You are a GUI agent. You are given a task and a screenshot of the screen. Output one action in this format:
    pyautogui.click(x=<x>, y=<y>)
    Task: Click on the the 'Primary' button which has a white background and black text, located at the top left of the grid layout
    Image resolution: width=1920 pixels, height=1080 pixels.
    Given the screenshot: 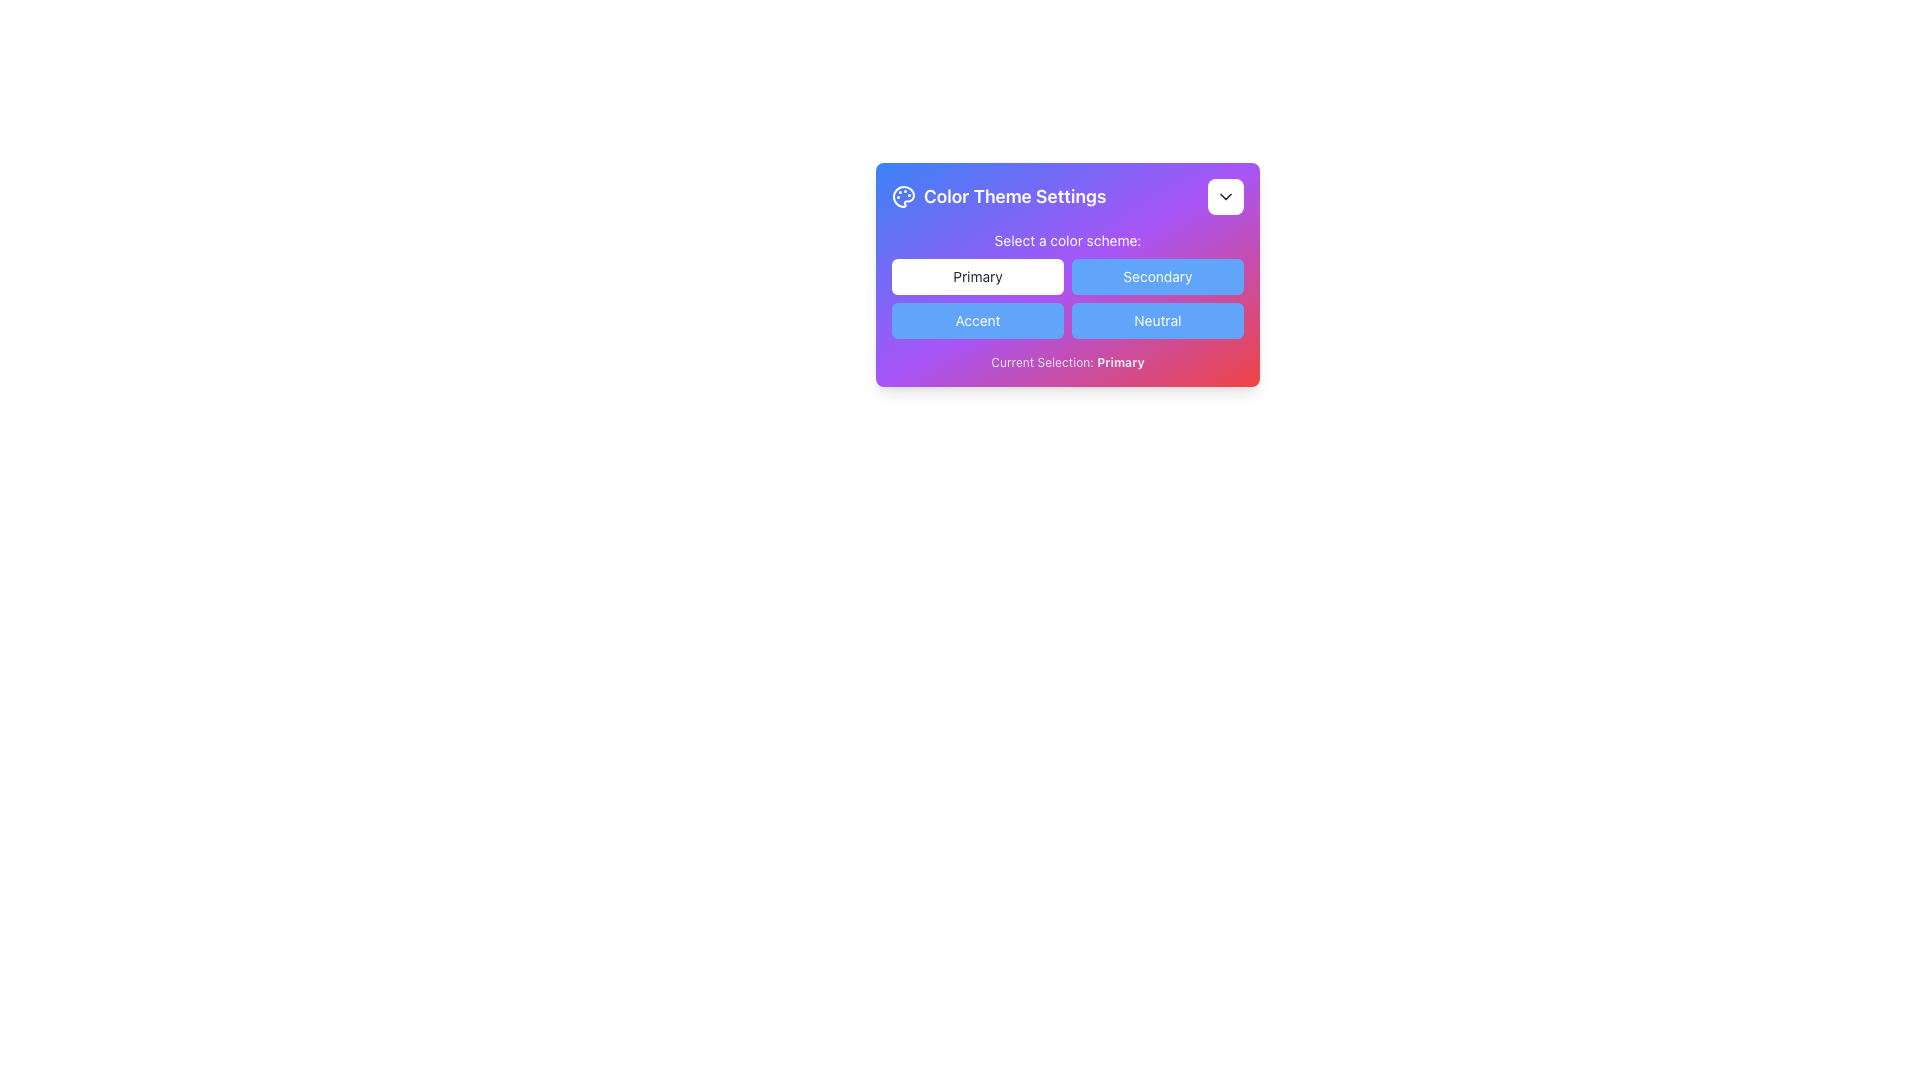 What is the action you would take?
    pyautogui.click(x=978, y=277)
    